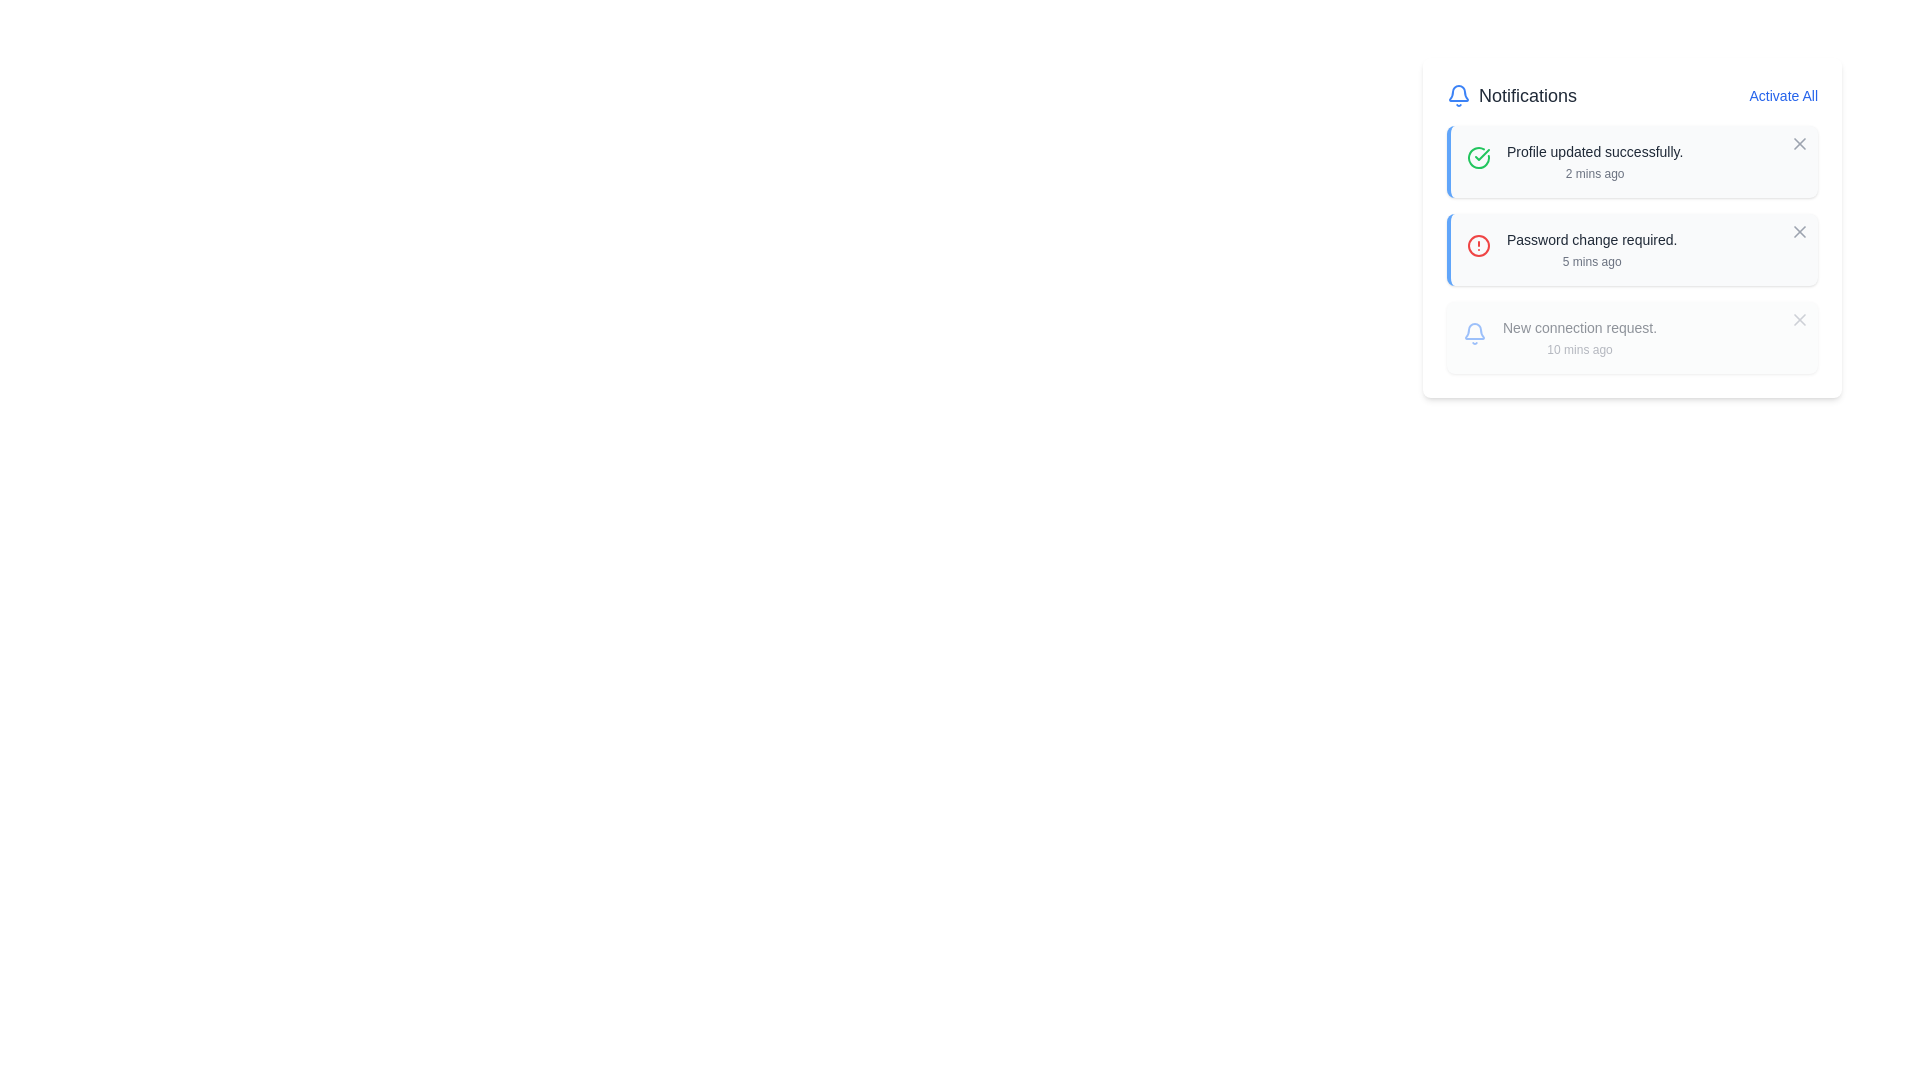 The image size is (1920, 1080). I want to click on the small gray button with an 'X' icon located at the top-right corner of the notification stating 'Password change required. 5 mins ago', so click(1800, 230).